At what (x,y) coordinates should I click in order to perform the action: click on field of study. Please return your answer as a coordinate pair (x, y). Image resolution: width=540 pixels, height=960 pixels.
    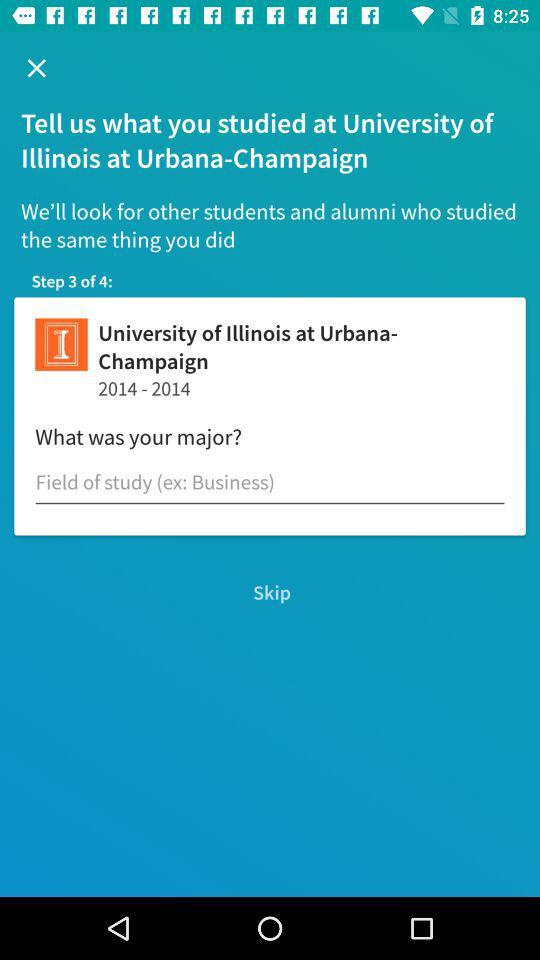
    Looking at the image, I should click on (270, 481).